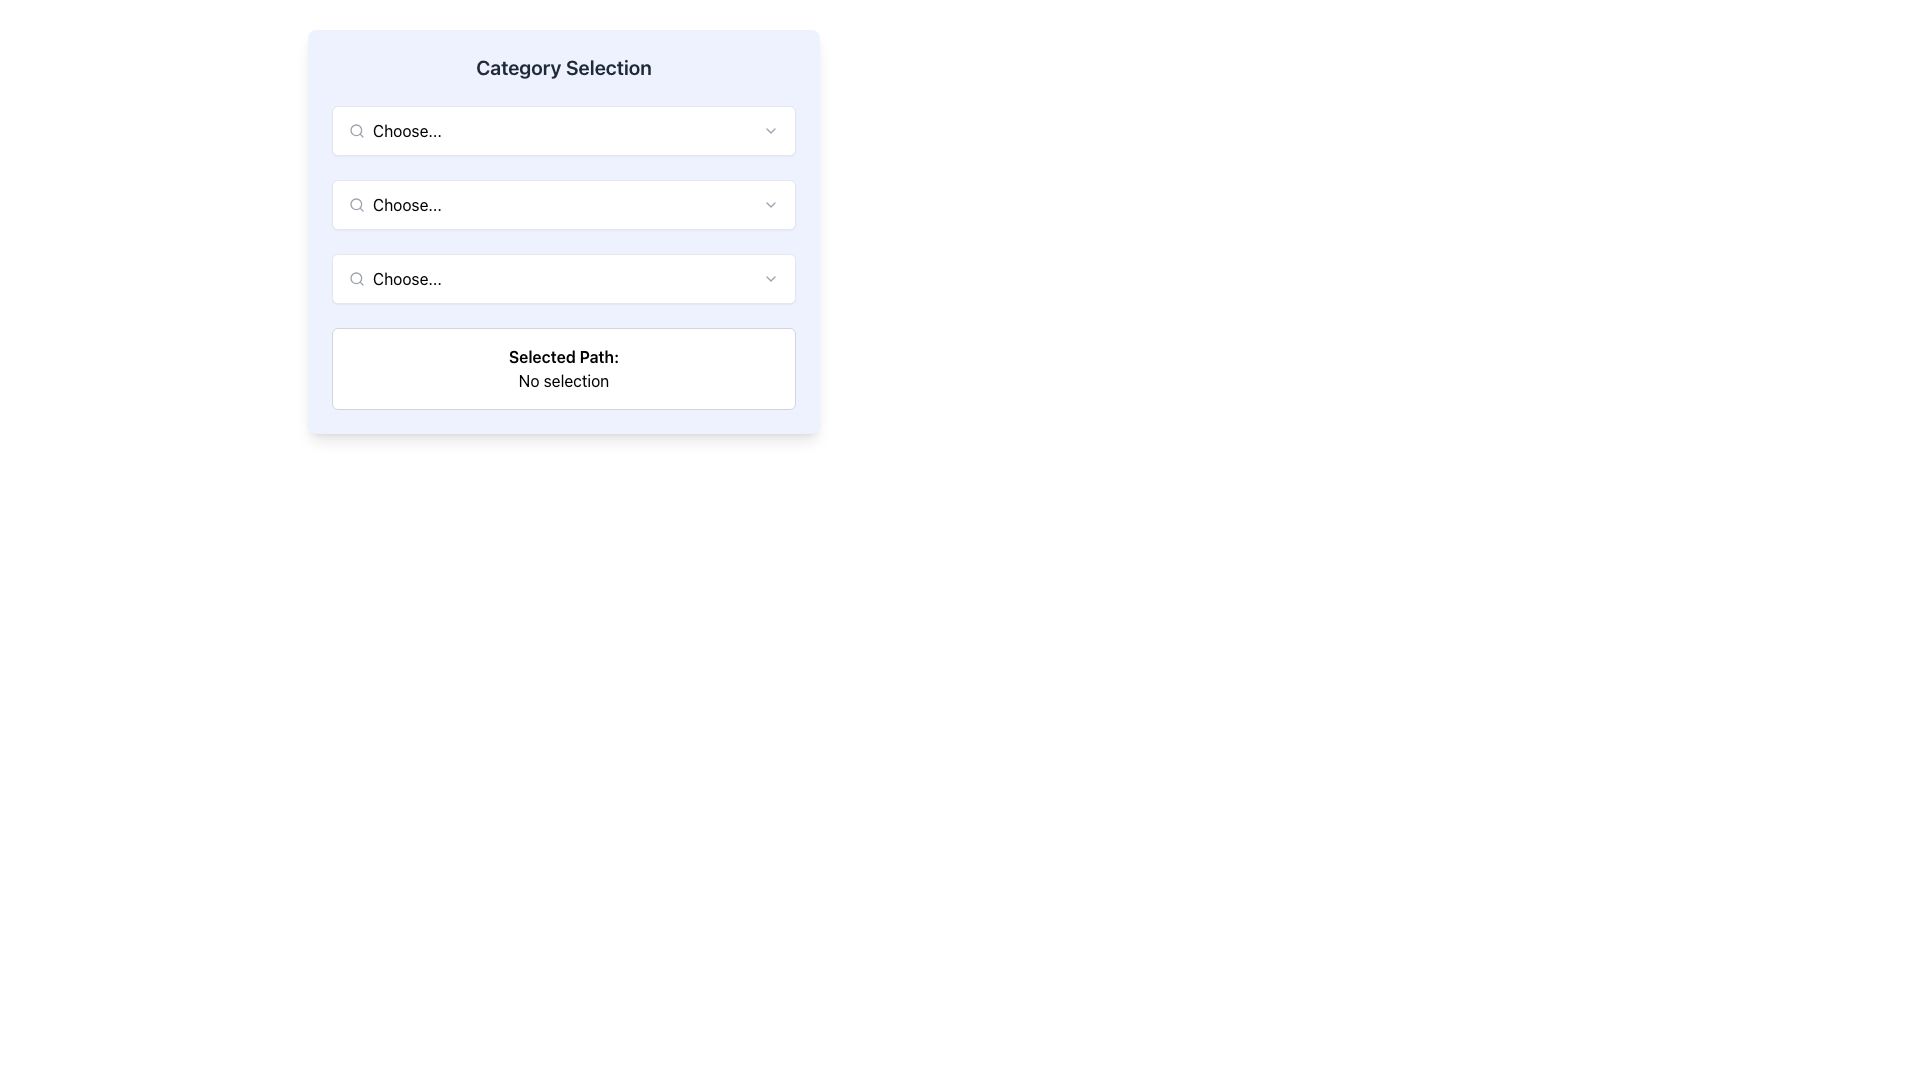  I want to click on the dropdown menu input field located in the second row of the 'Category Selection' section, so click(566, 204).